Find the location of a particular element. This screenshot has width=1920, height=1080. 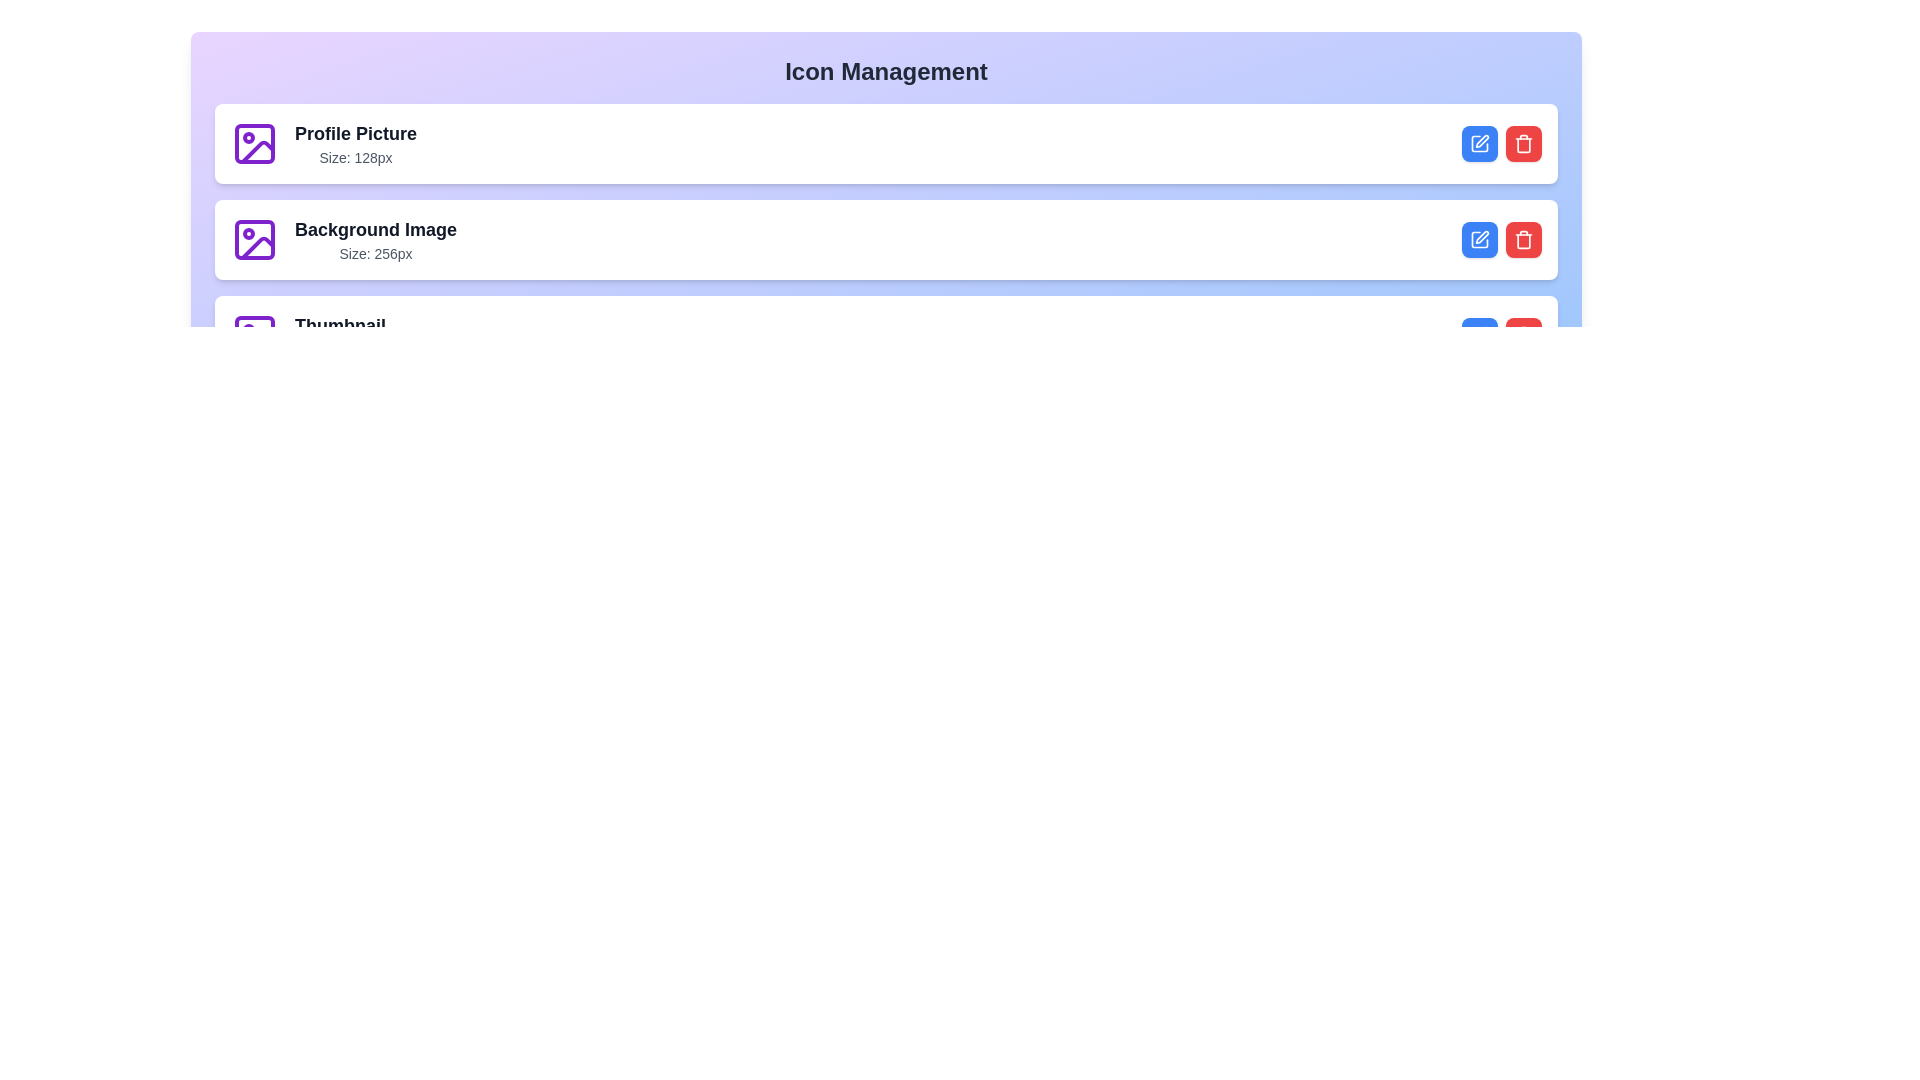

the leftmost icon in the 'Thumbnail' row is located at coordinates (253, 334).